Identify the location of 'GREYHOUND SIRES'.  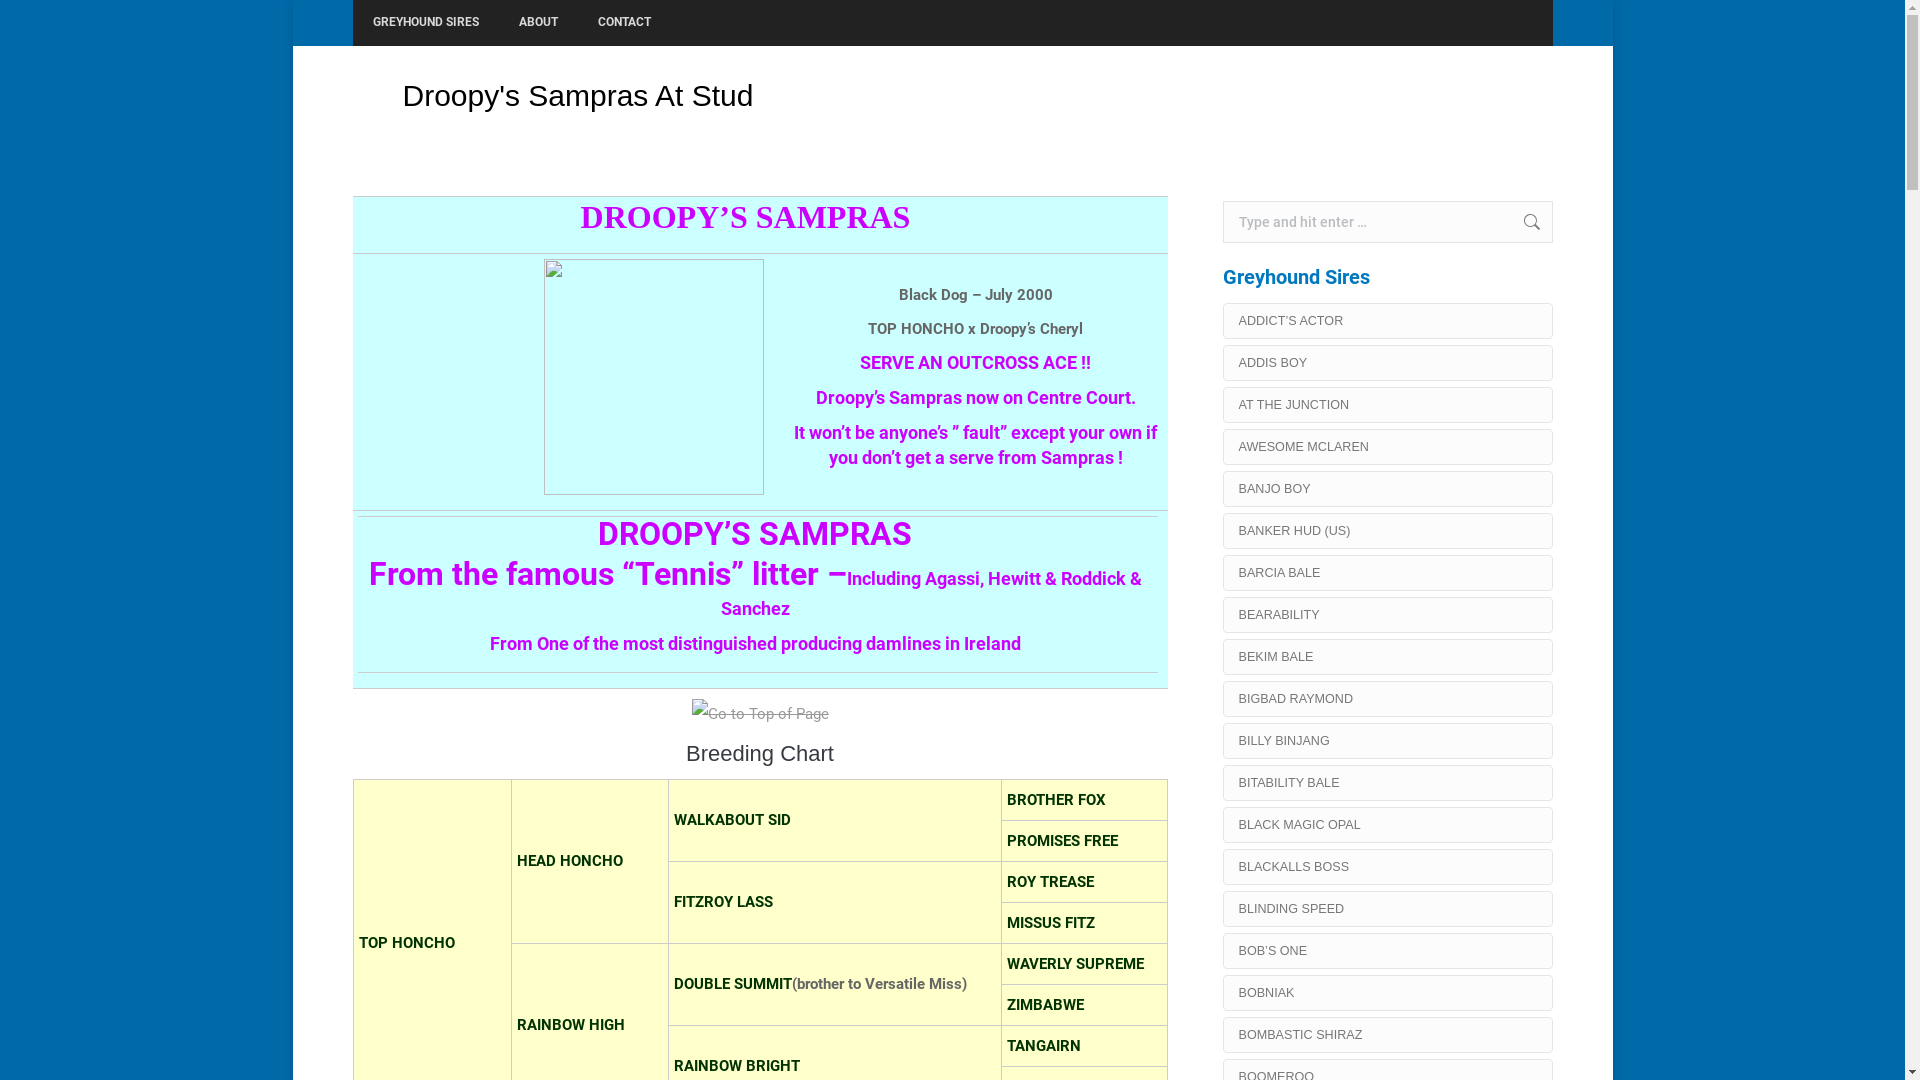
(424, 23).